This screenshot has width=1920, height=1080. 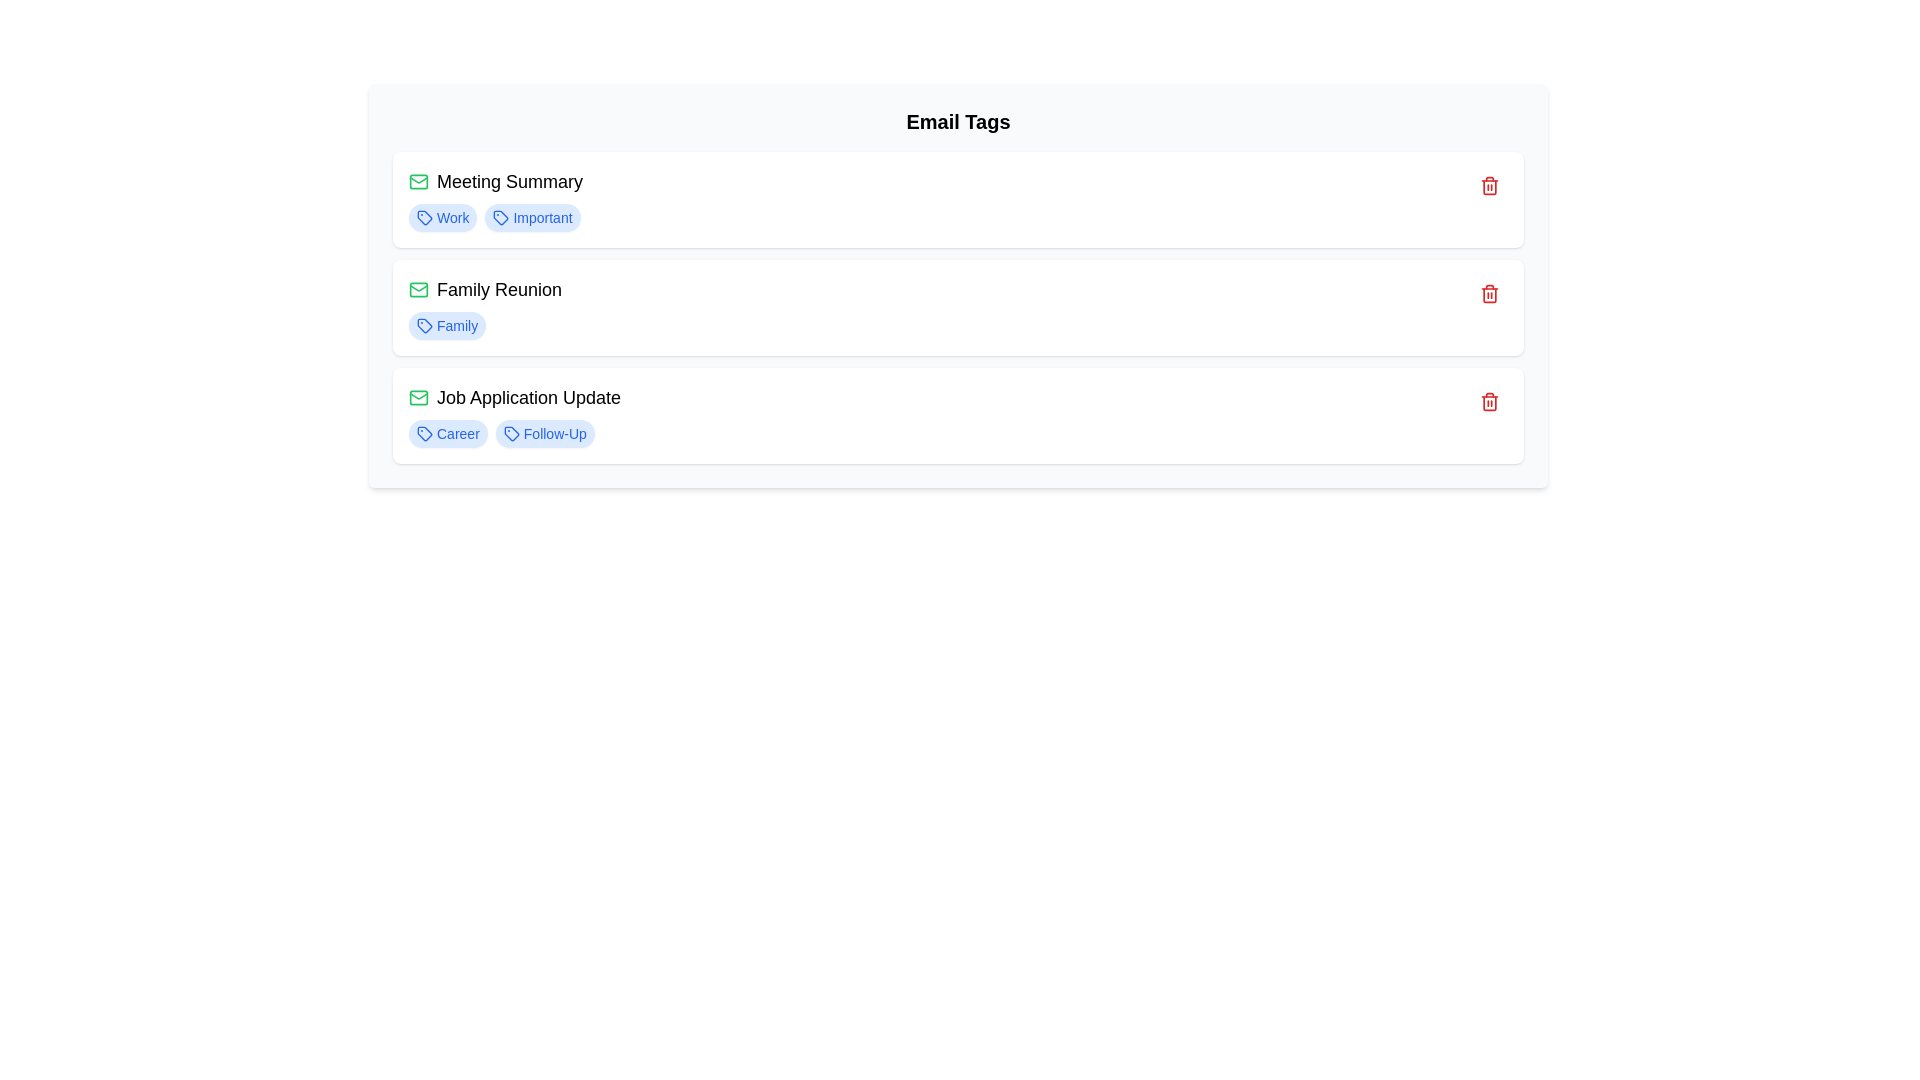 What do you see at coordinates (957, 200) in the screenshot?
I see `the email card with the subject Meeting Summary` at bounding box center [957, 200].